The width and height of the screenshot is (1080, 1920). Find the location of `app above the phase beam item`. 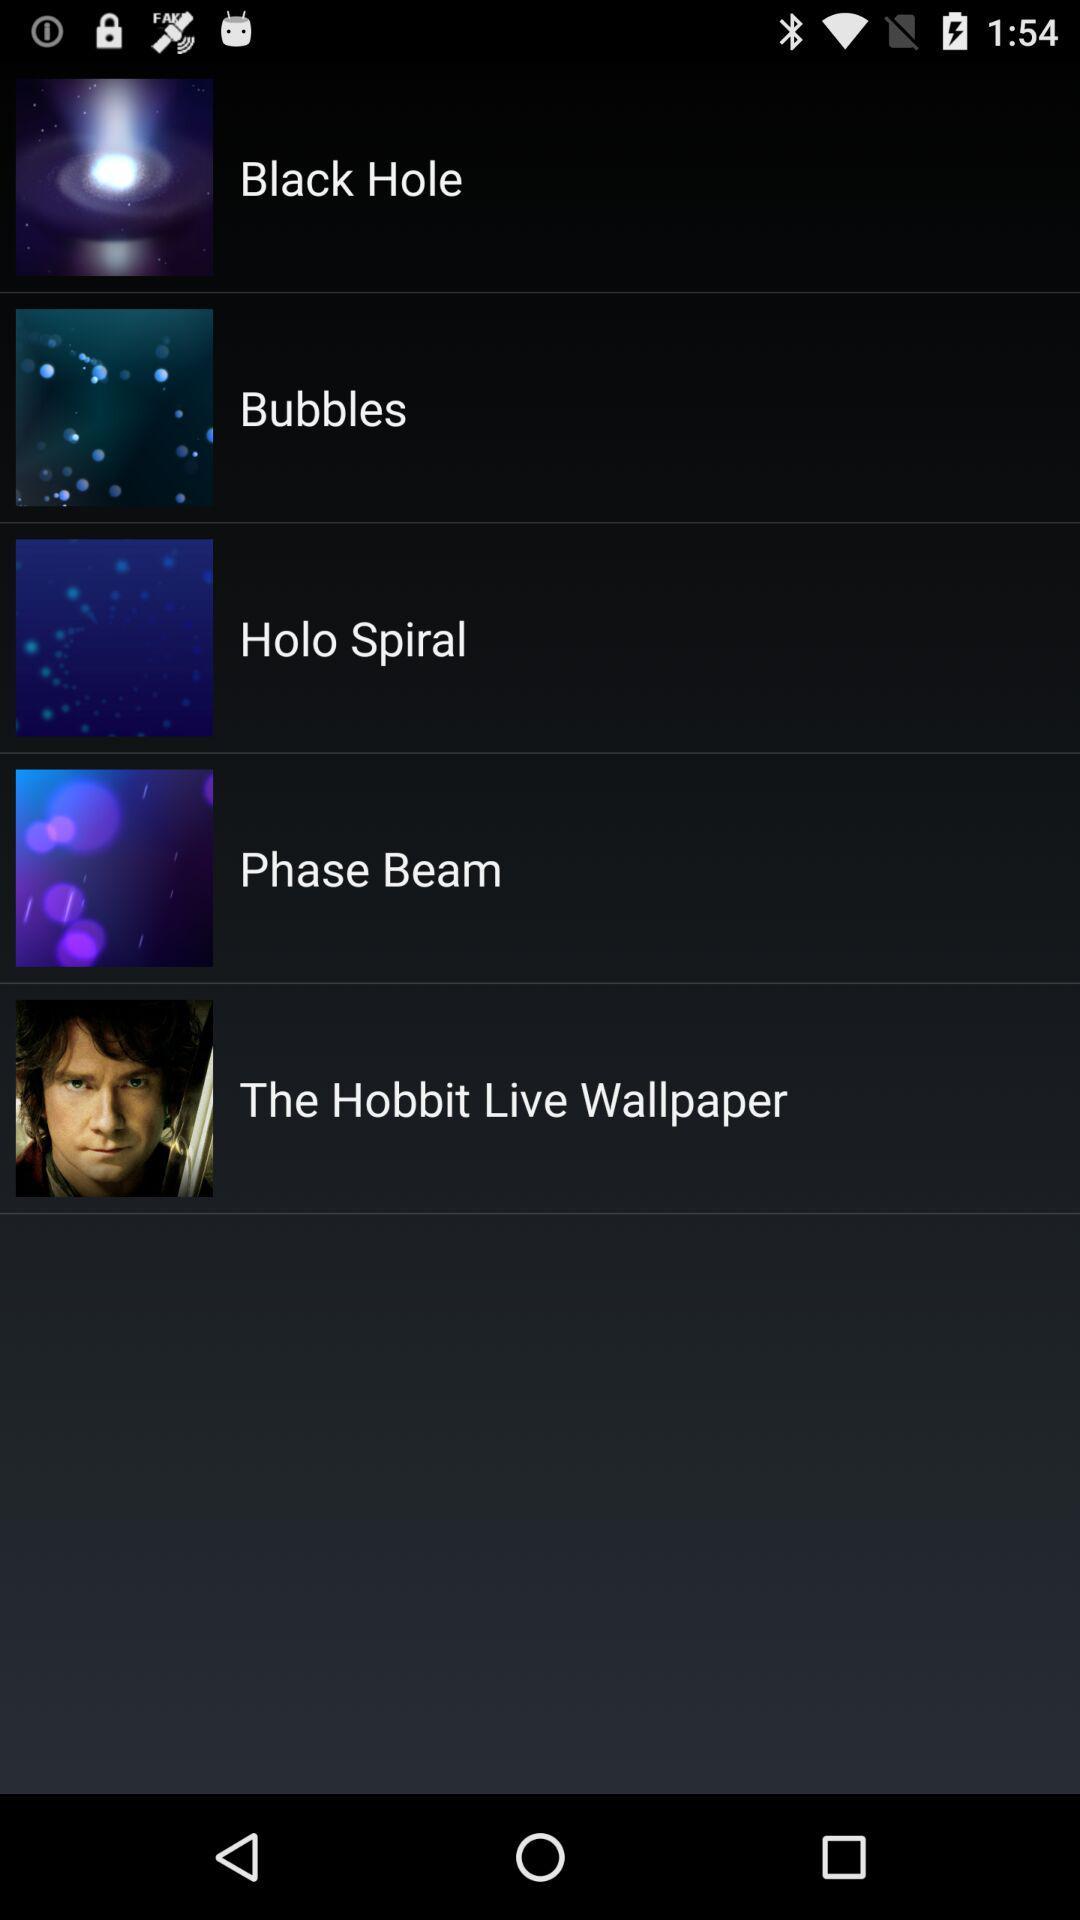

app above the phase beam item is located at coordinates (352, 636).